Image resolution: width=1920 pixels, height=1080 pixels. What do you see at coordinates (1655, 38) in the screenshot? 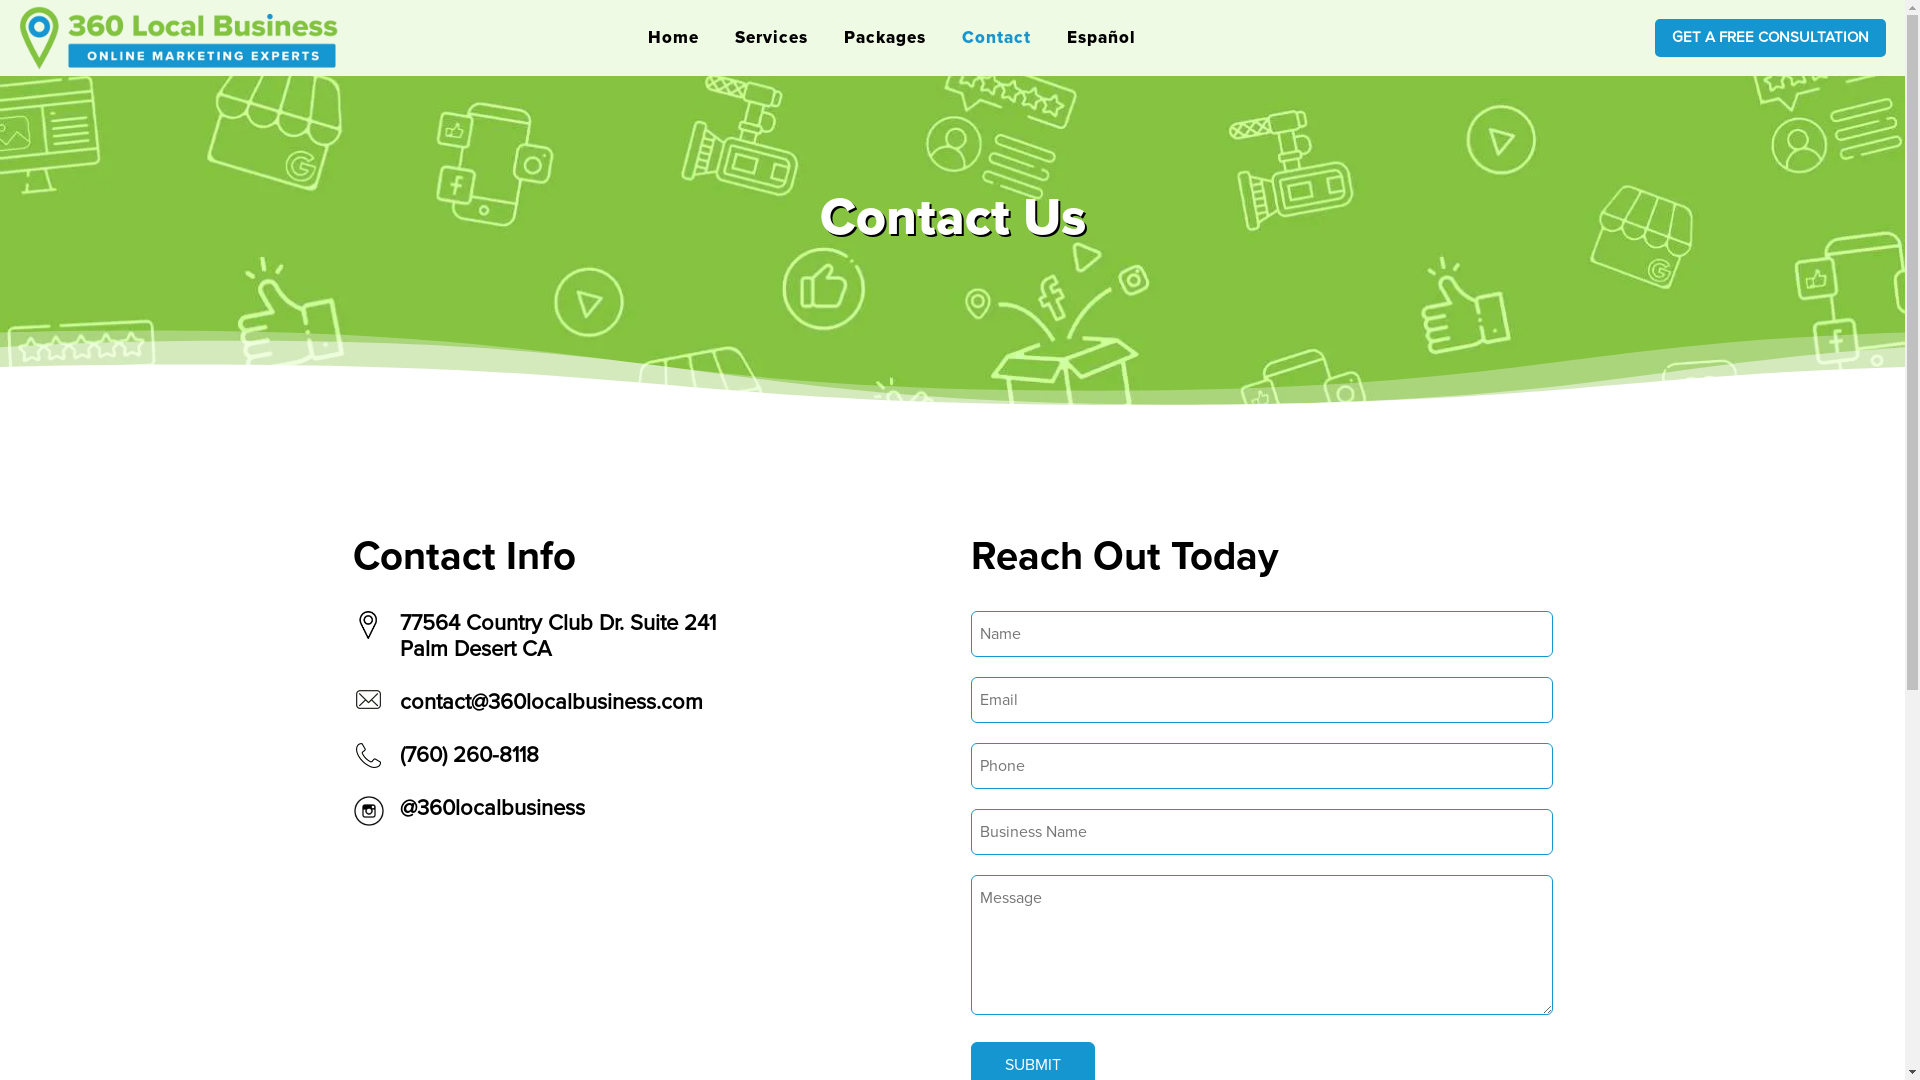
I see `'GET A FREE CONSULTATION'` at bounding box center [1655, 38].